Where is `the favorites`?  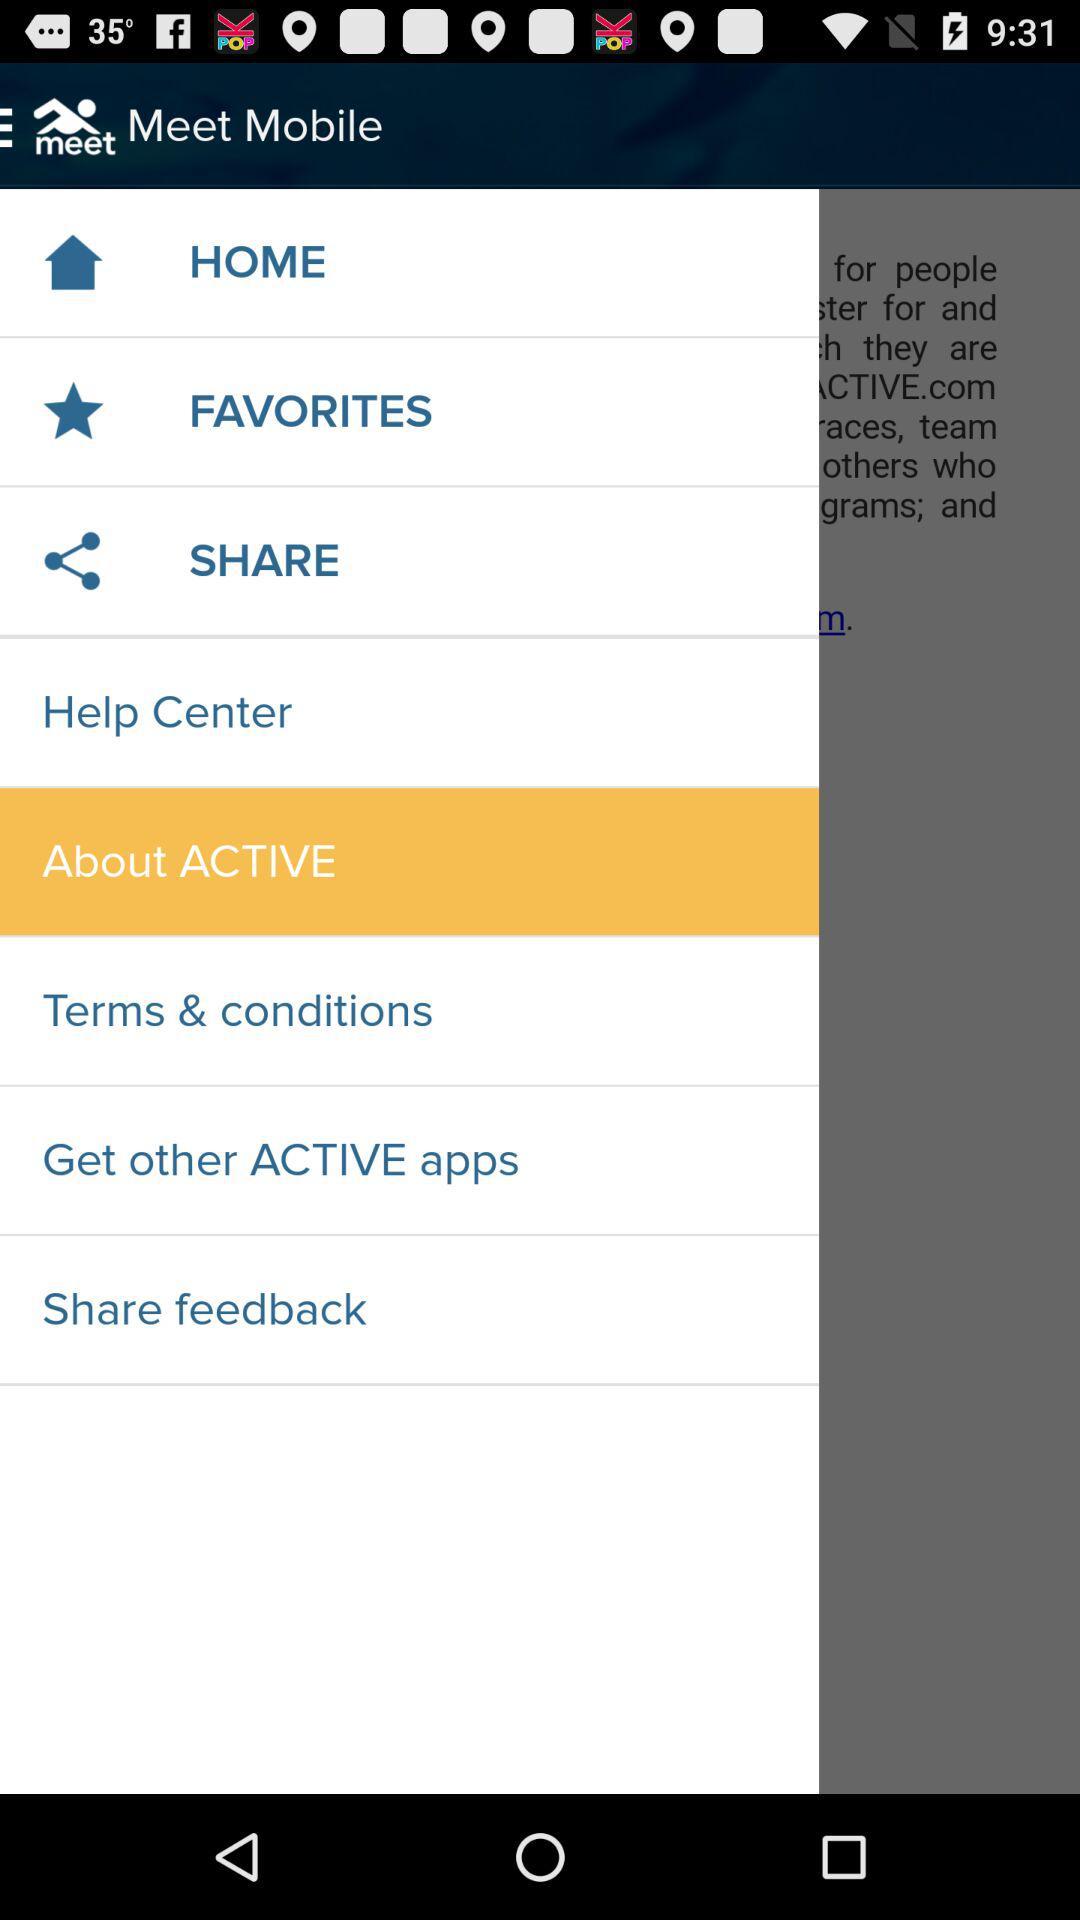
the favorites is located at coordinates (310, 410).